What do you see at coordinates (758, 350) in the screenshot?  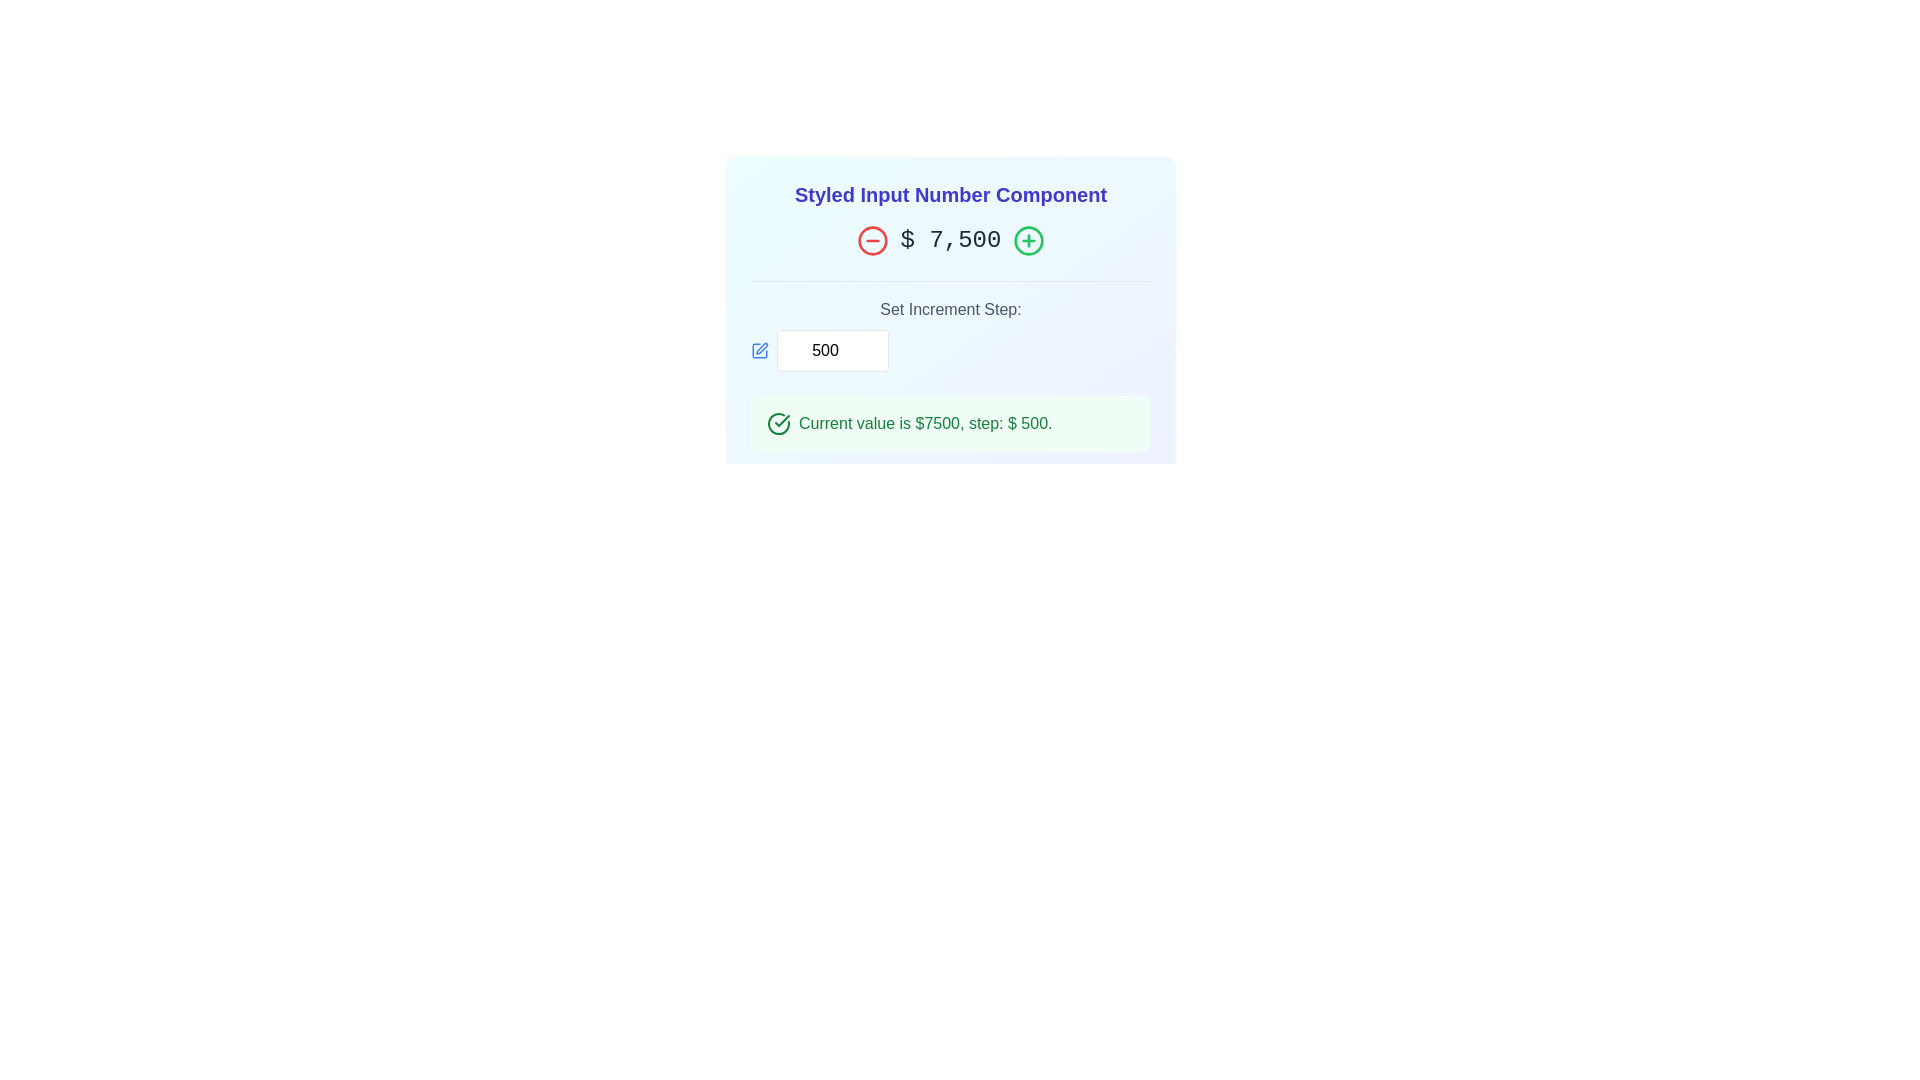 I see `the square pen icon button with a blue outline` at bounding box center [758, 350].